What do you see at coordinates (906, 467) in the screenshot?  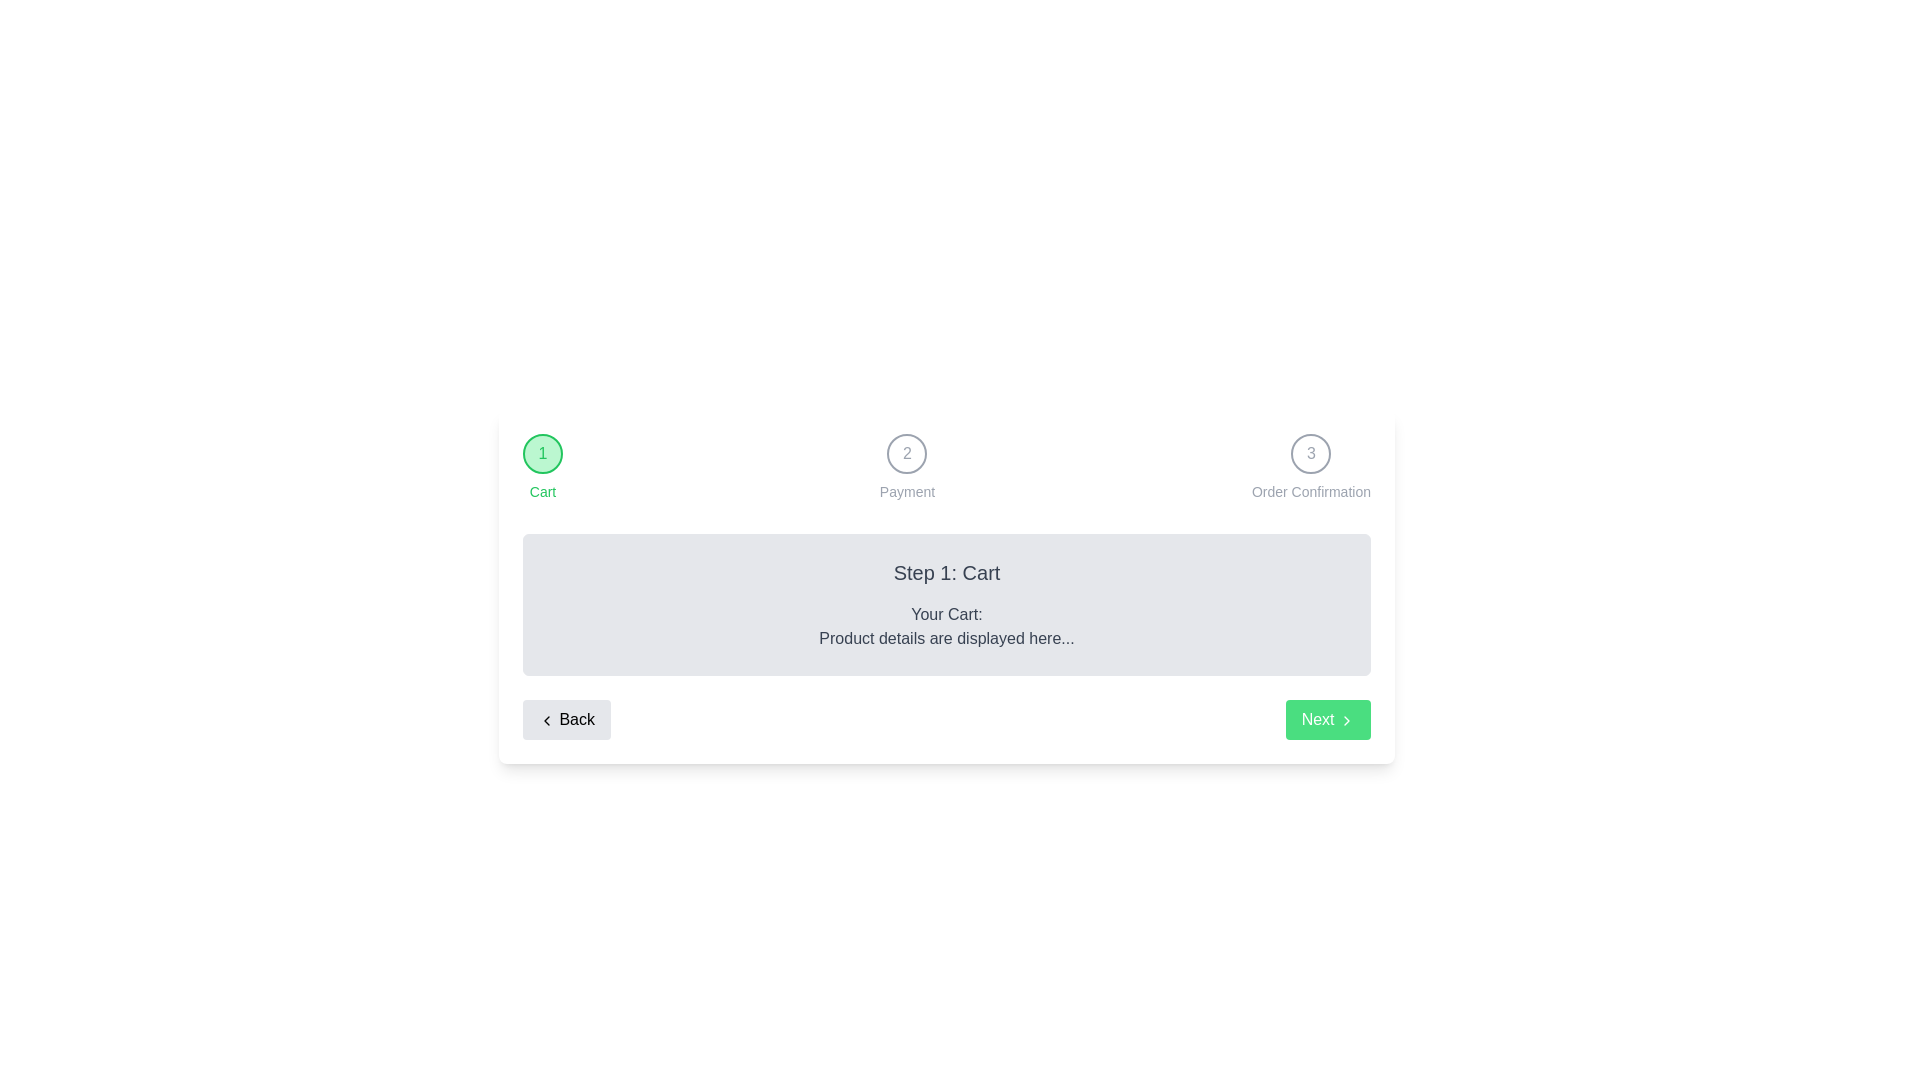 I see `the stepper elements: Payment` at bounding box center [906, 467].